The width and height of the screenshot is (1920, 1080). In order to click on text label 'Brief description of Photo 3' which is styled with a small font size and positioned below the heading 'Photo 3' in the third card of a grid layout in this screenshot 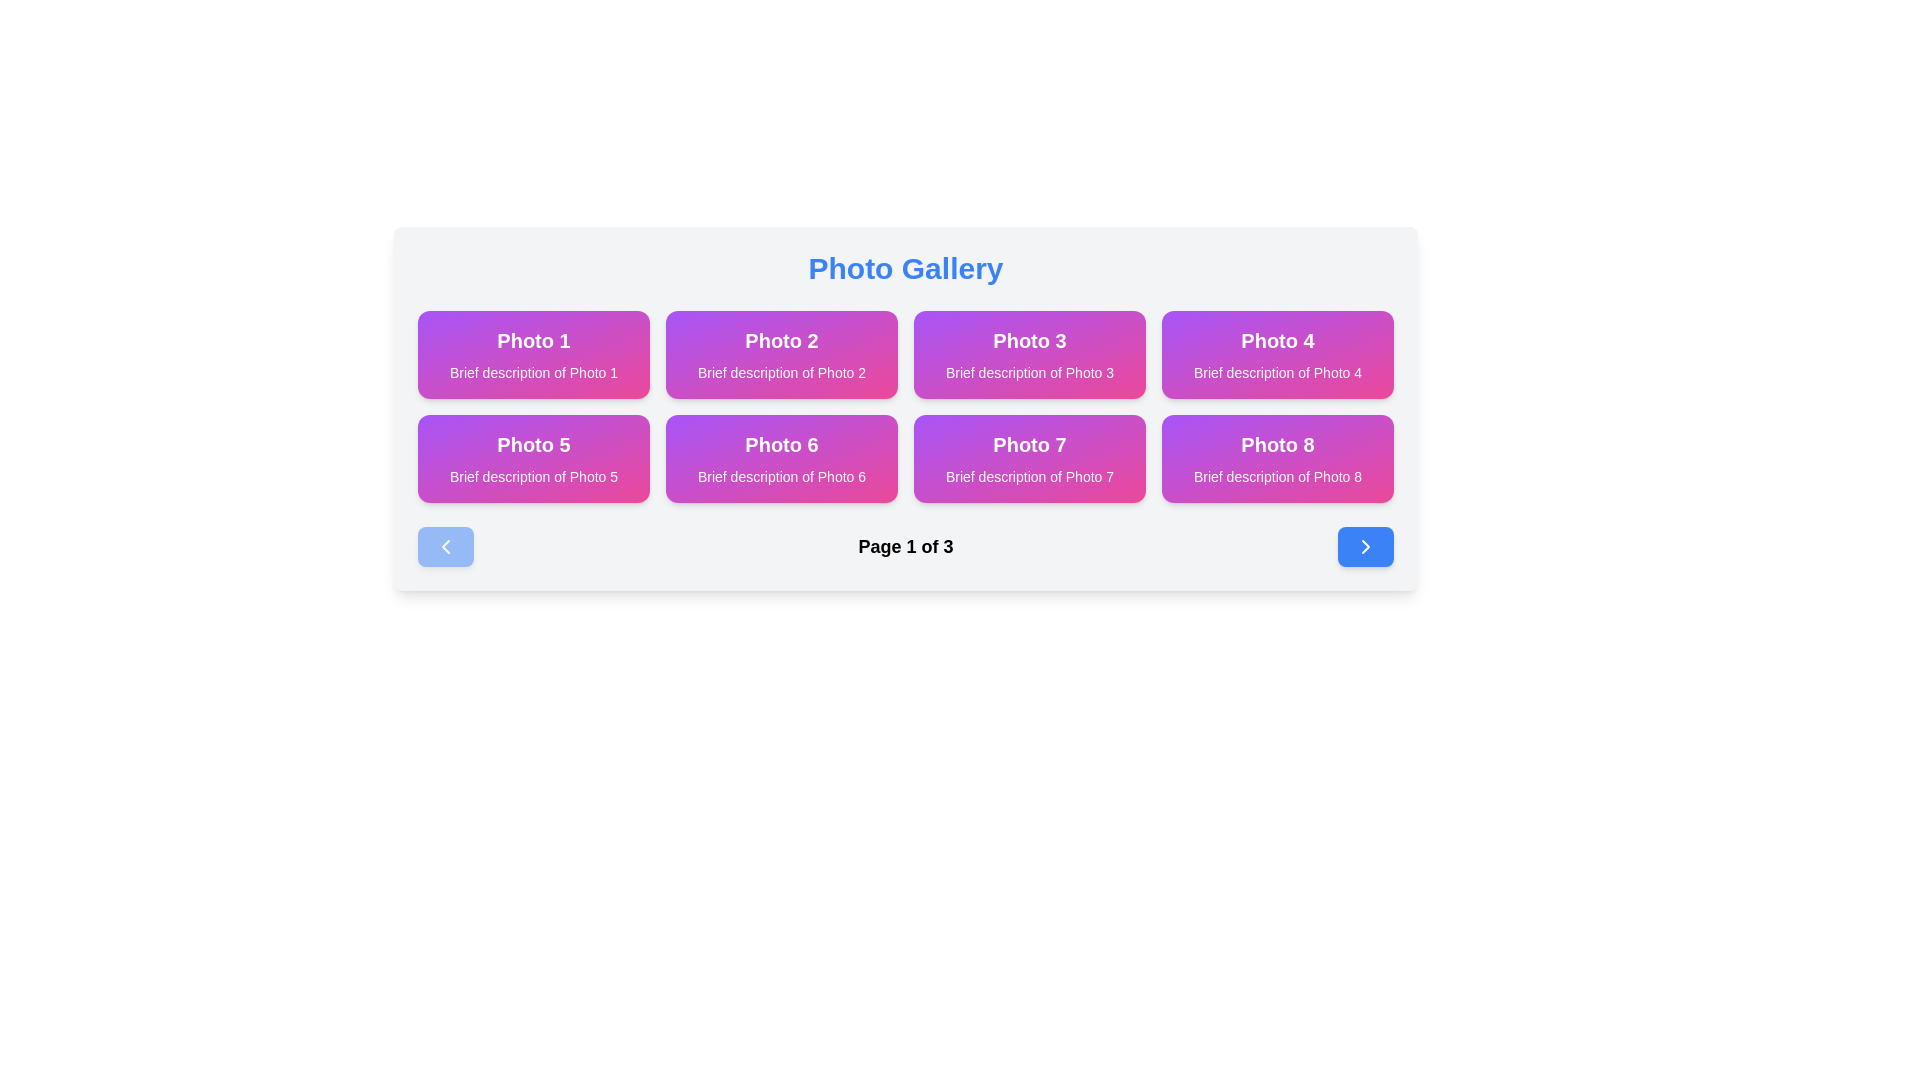, I will do `click(1030, 373)`.